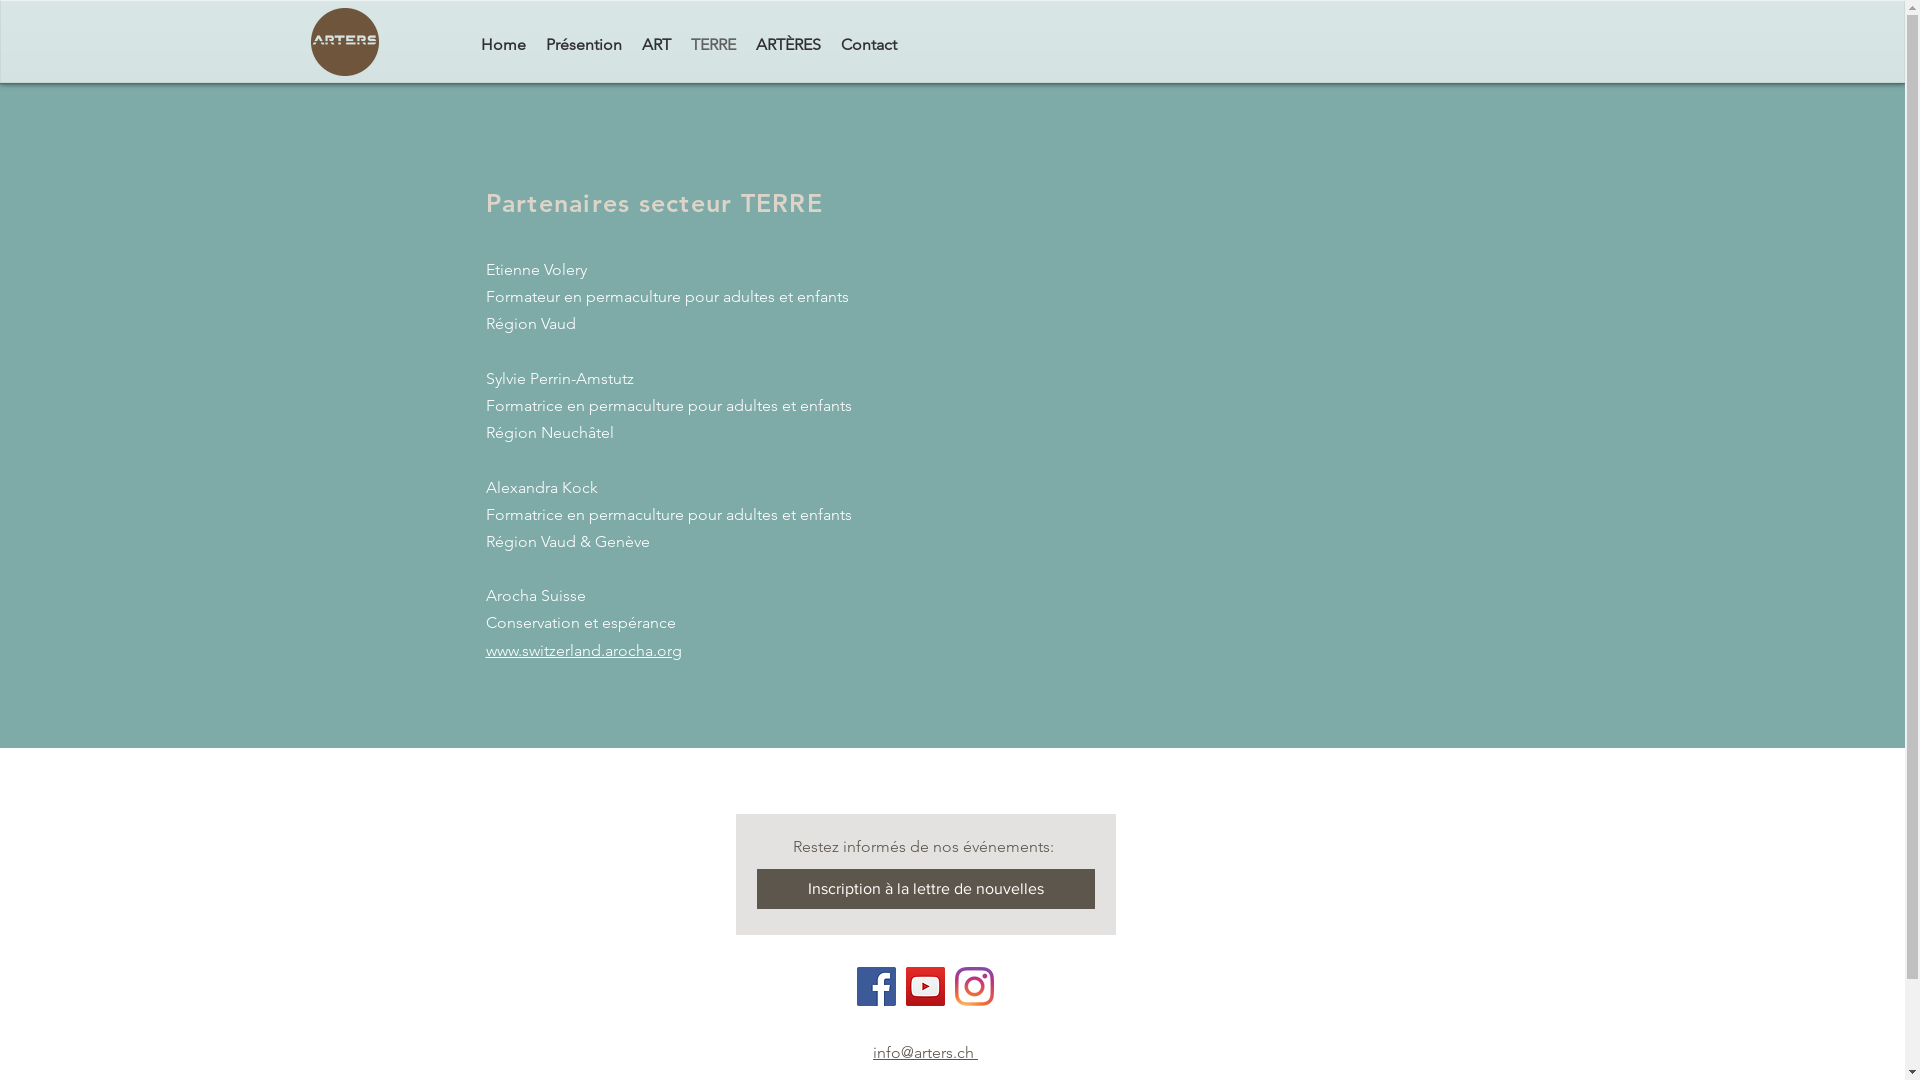 The image size is (1920, 1080). I want to click on 'arters_transparent.png', so click(344, 42).